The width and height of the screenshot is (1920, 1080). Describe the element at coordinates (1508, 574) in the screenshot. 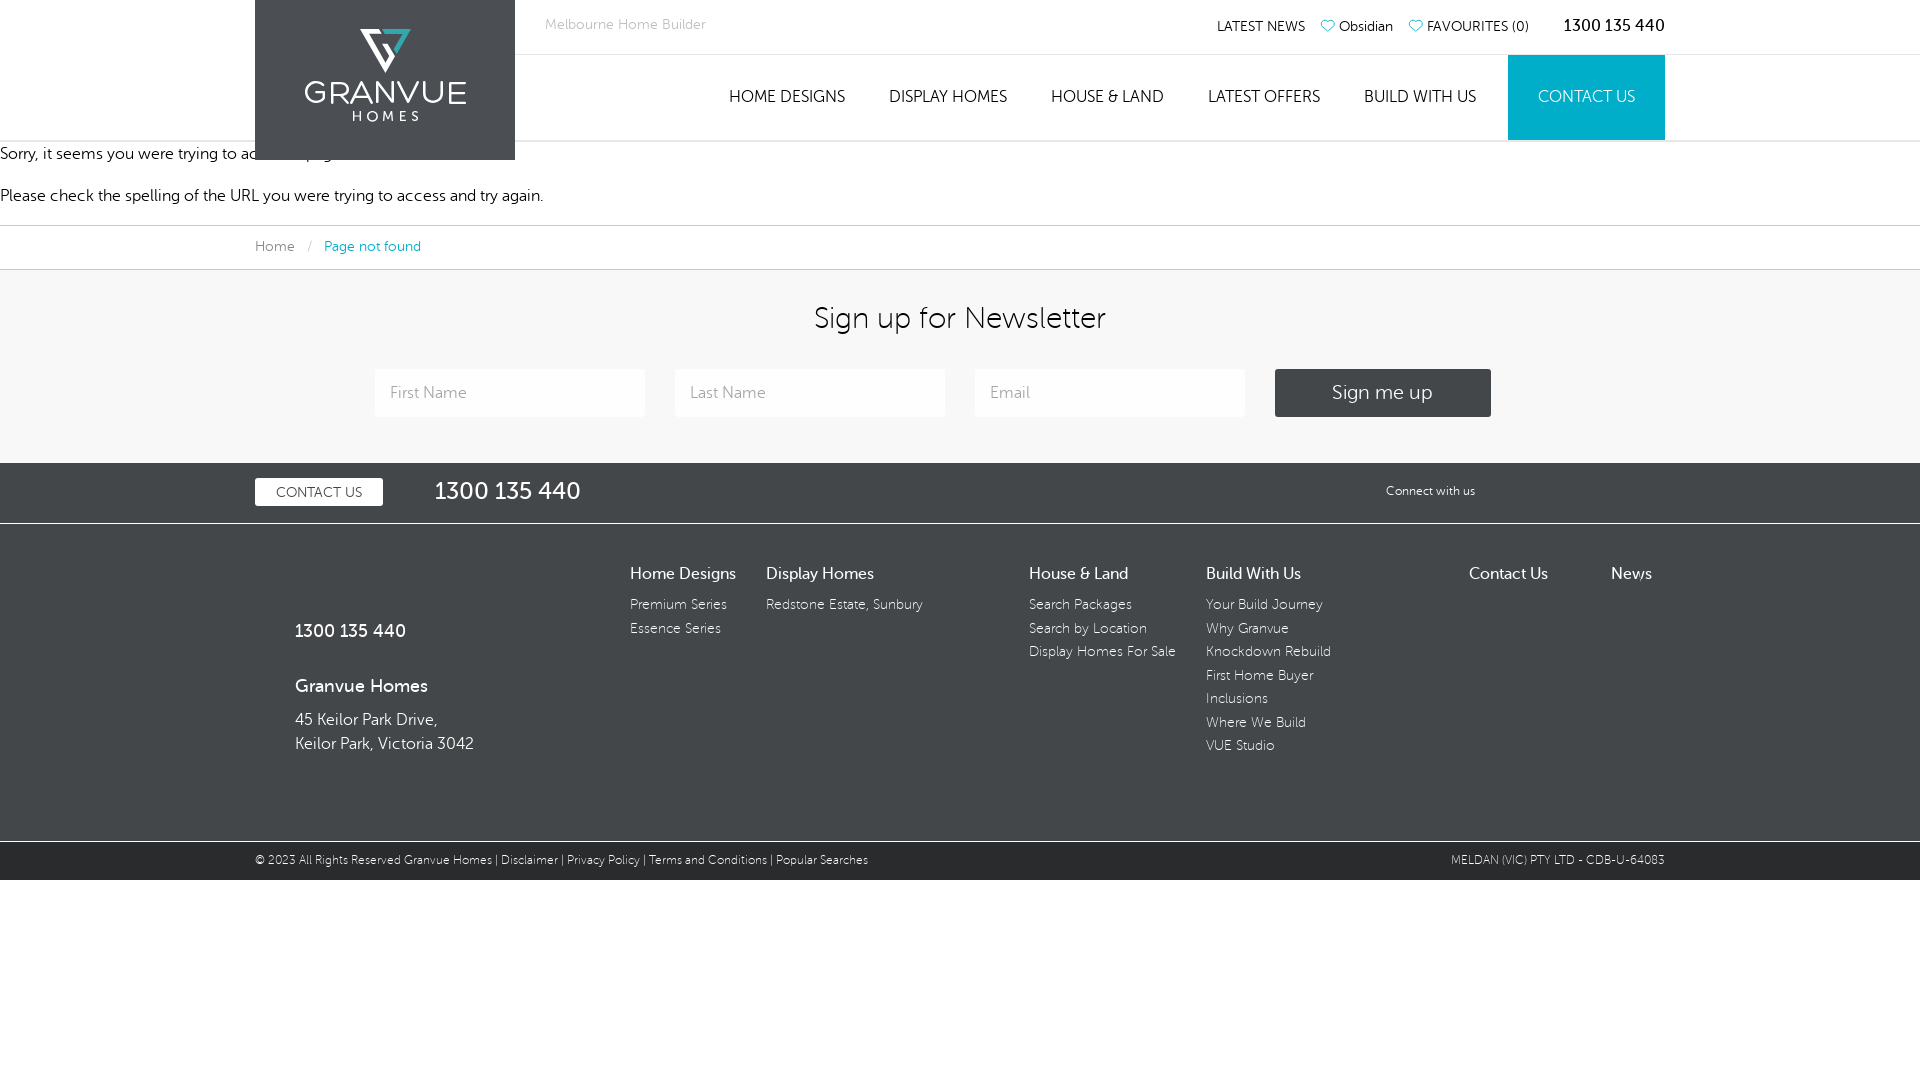

I see `'Contact Us'` at that location.